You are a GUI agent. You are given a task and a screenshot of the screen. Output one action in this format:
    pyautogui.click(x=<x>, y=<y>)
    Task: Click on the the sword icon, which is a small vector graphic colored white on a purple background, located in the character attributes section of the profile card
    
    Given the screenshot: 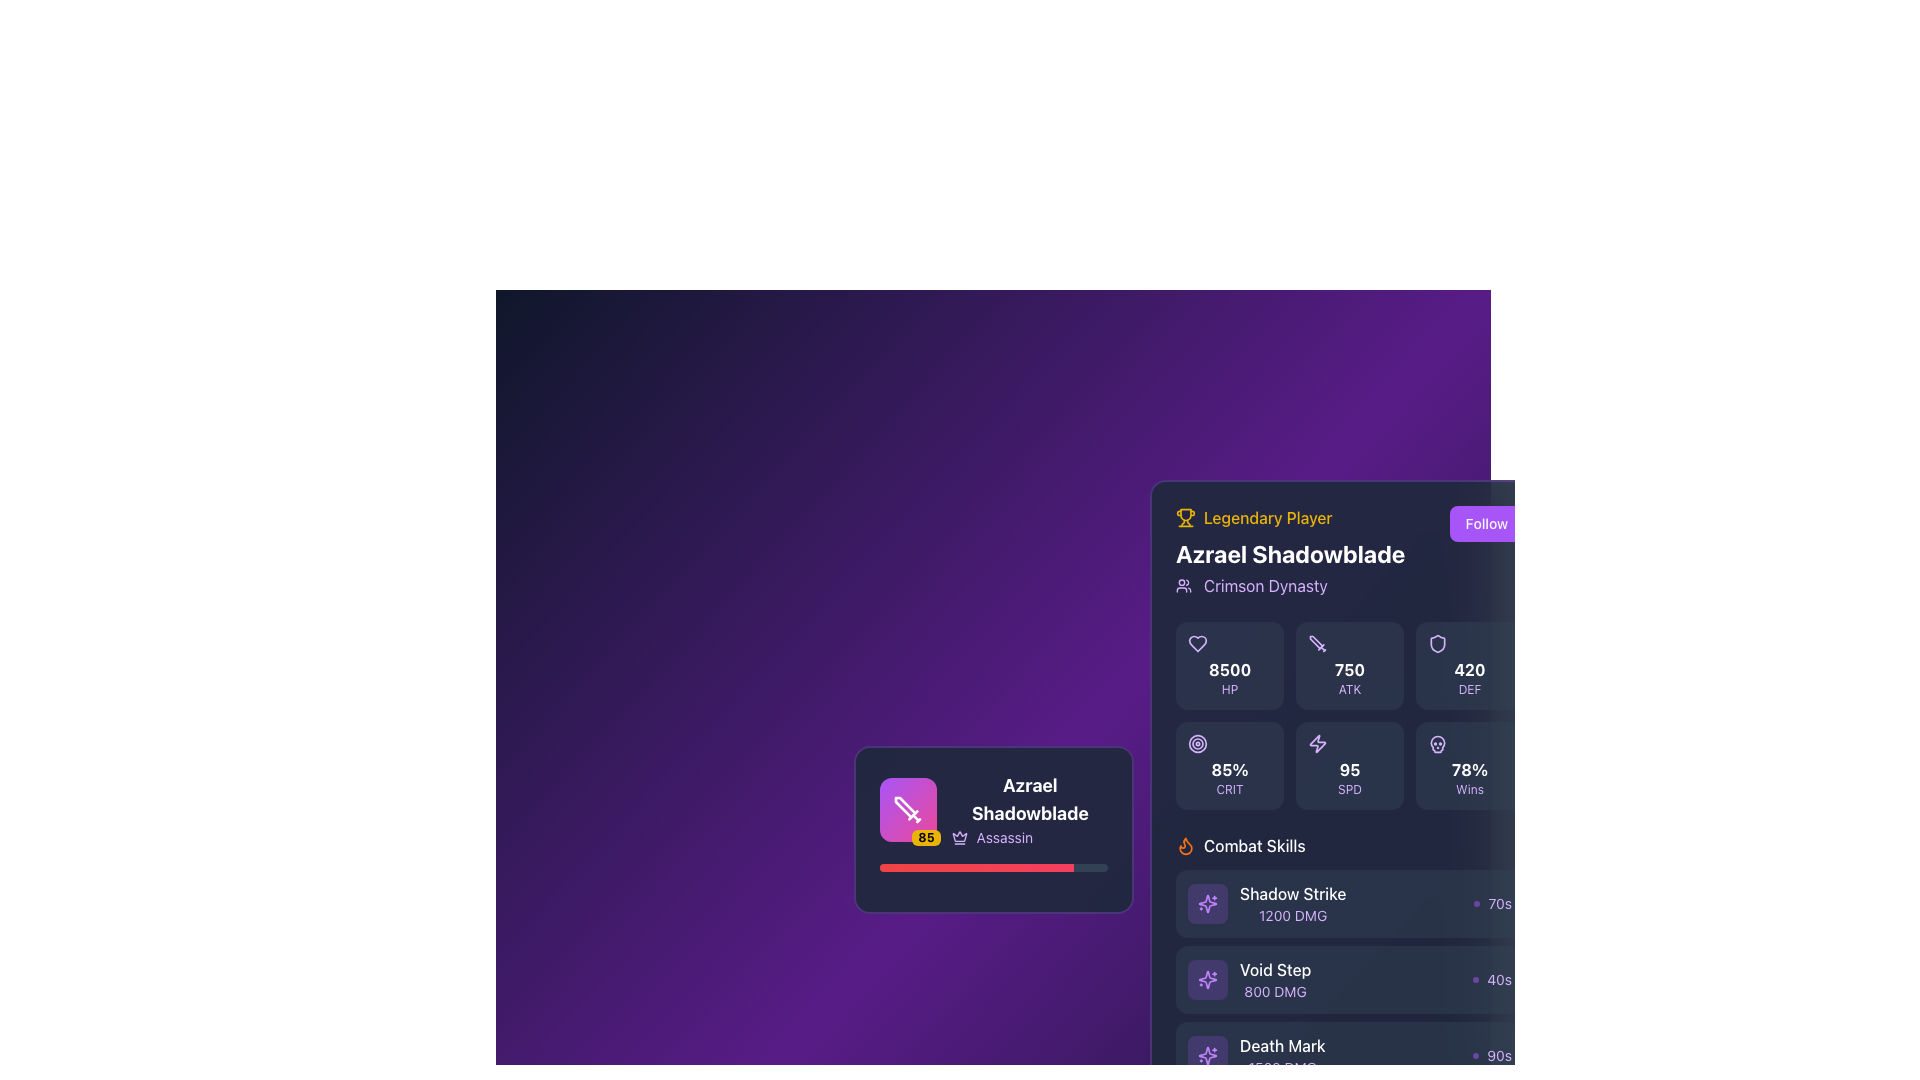 What is the action you would take?
    pyautogui.click(x=904, y=806)
    